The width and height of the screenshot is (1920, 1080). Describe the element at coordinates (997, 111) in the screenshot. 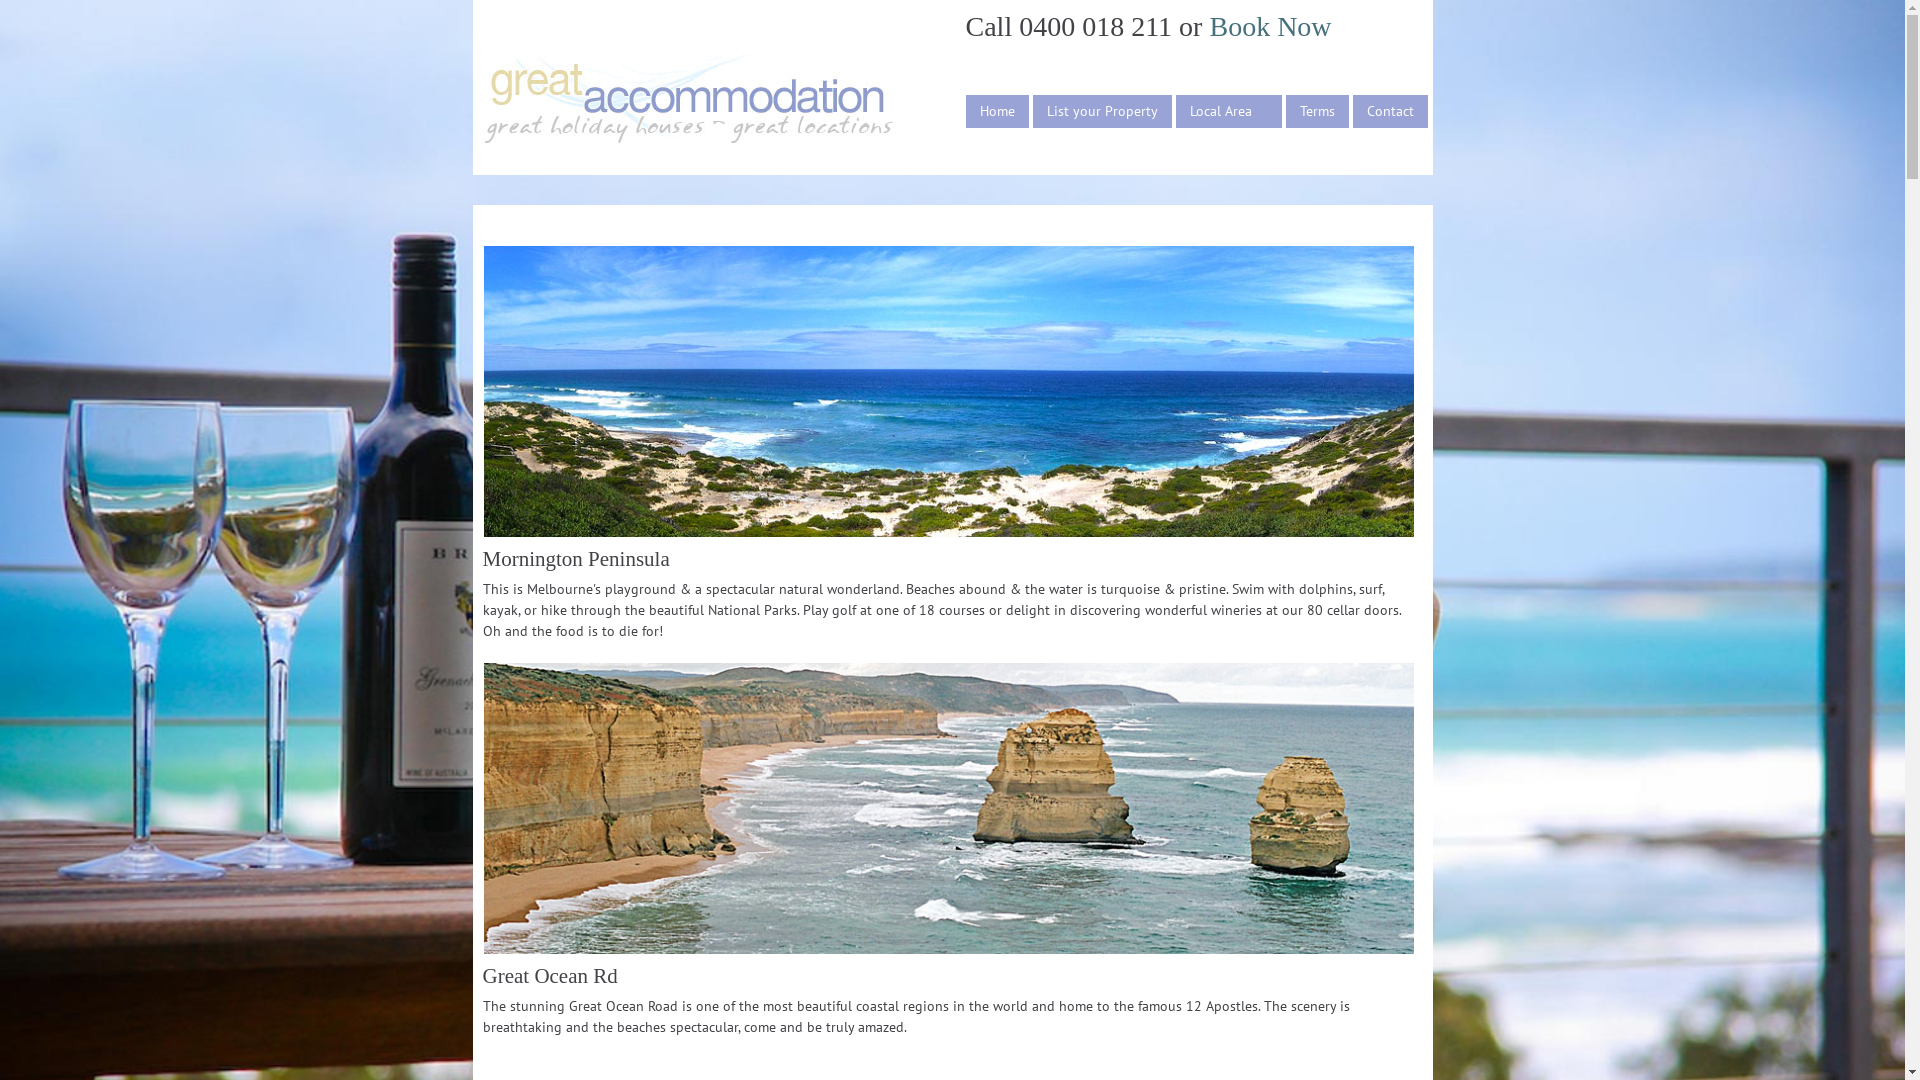

I see `'Home'` at that location.